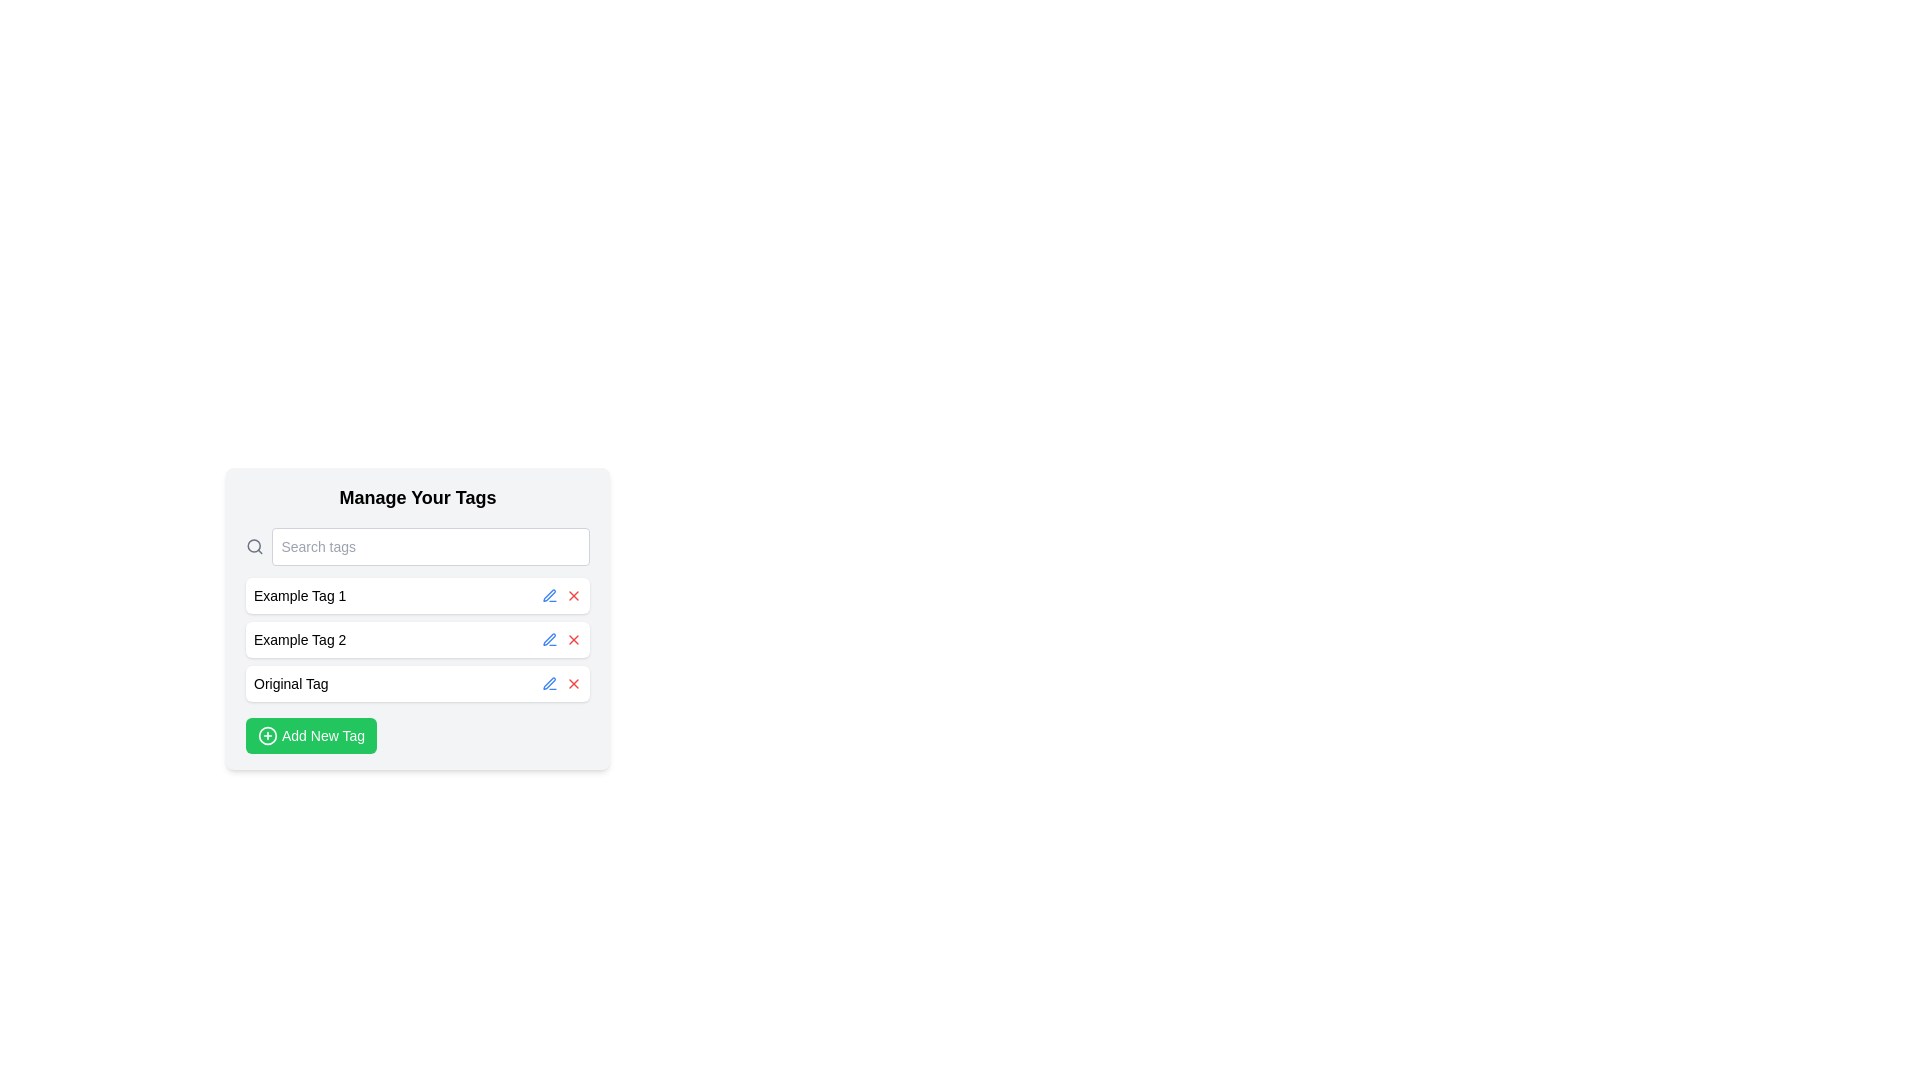  I want to click on the delete icon button located in the third section of the item row corresponding to the first tag, so click(573, 595).